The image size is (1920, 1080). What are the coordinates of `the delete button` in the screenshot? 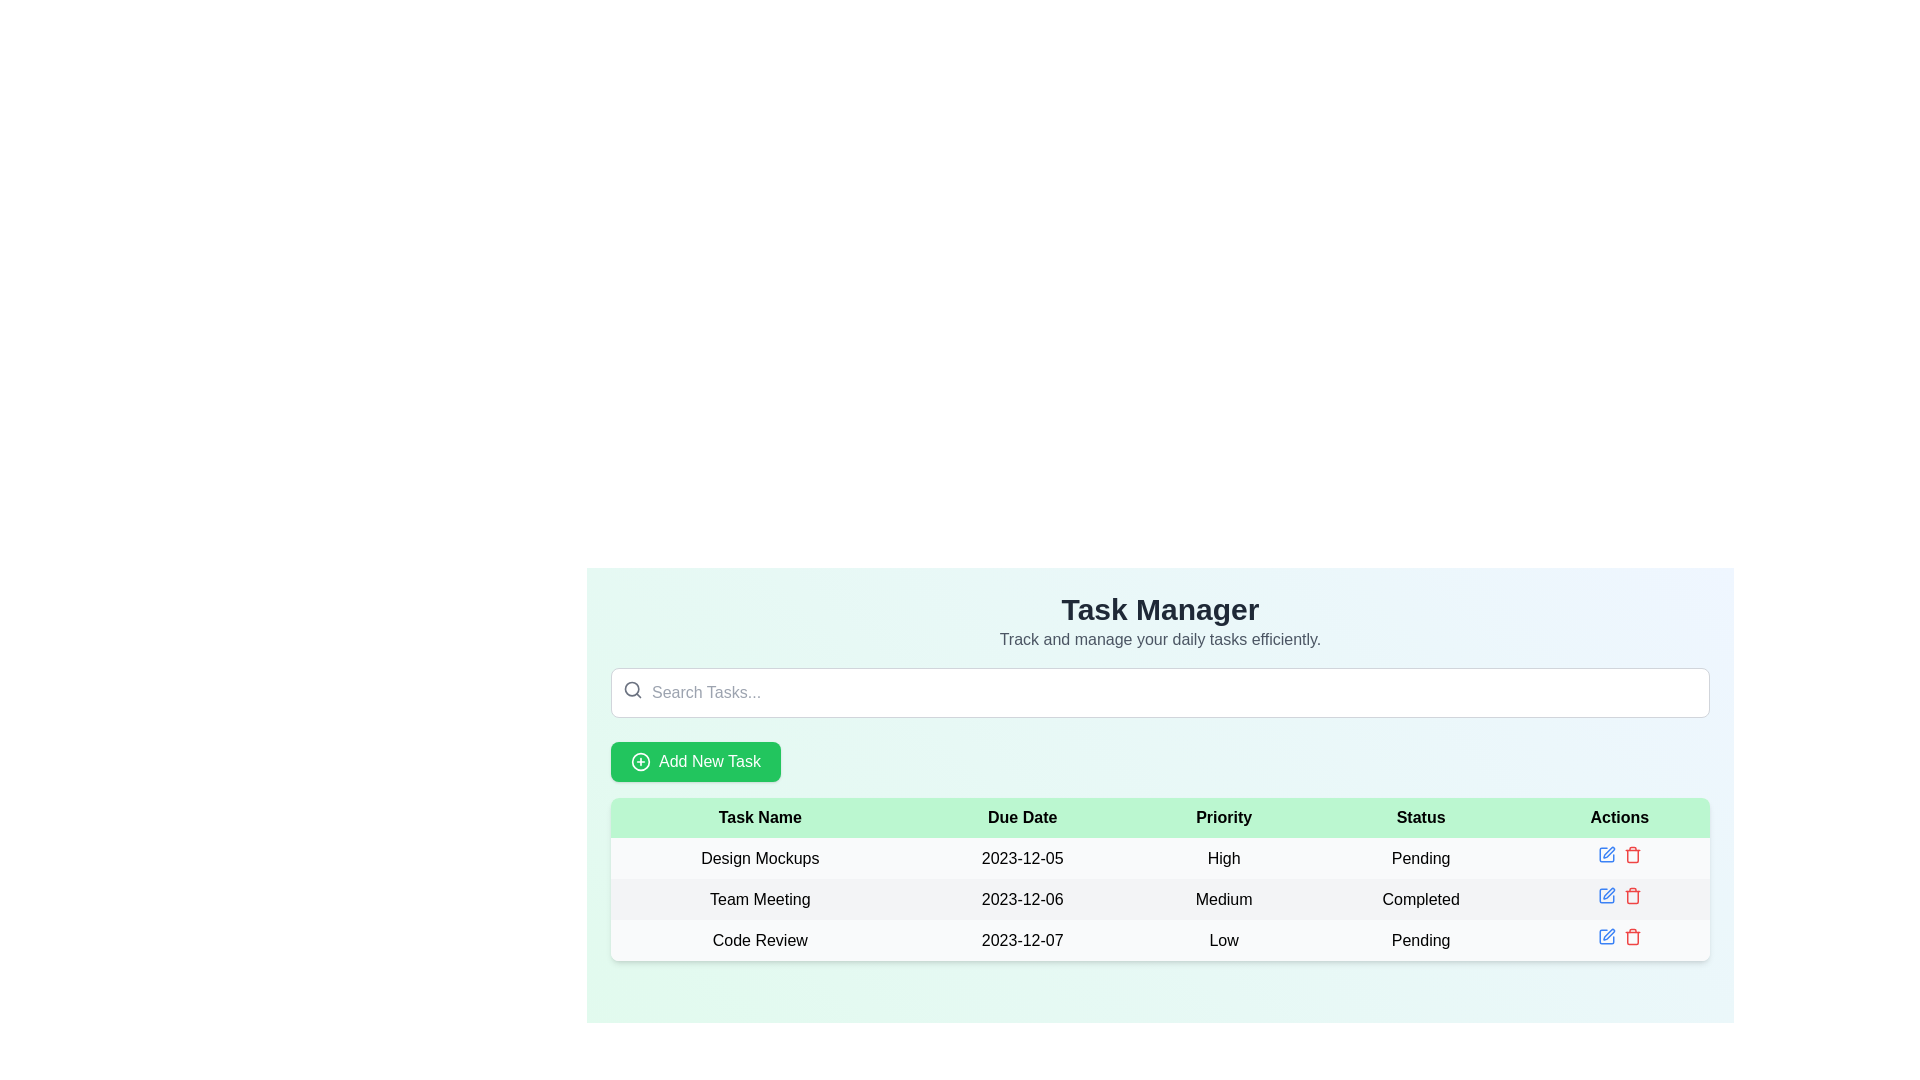 It's located at (1632, 855).